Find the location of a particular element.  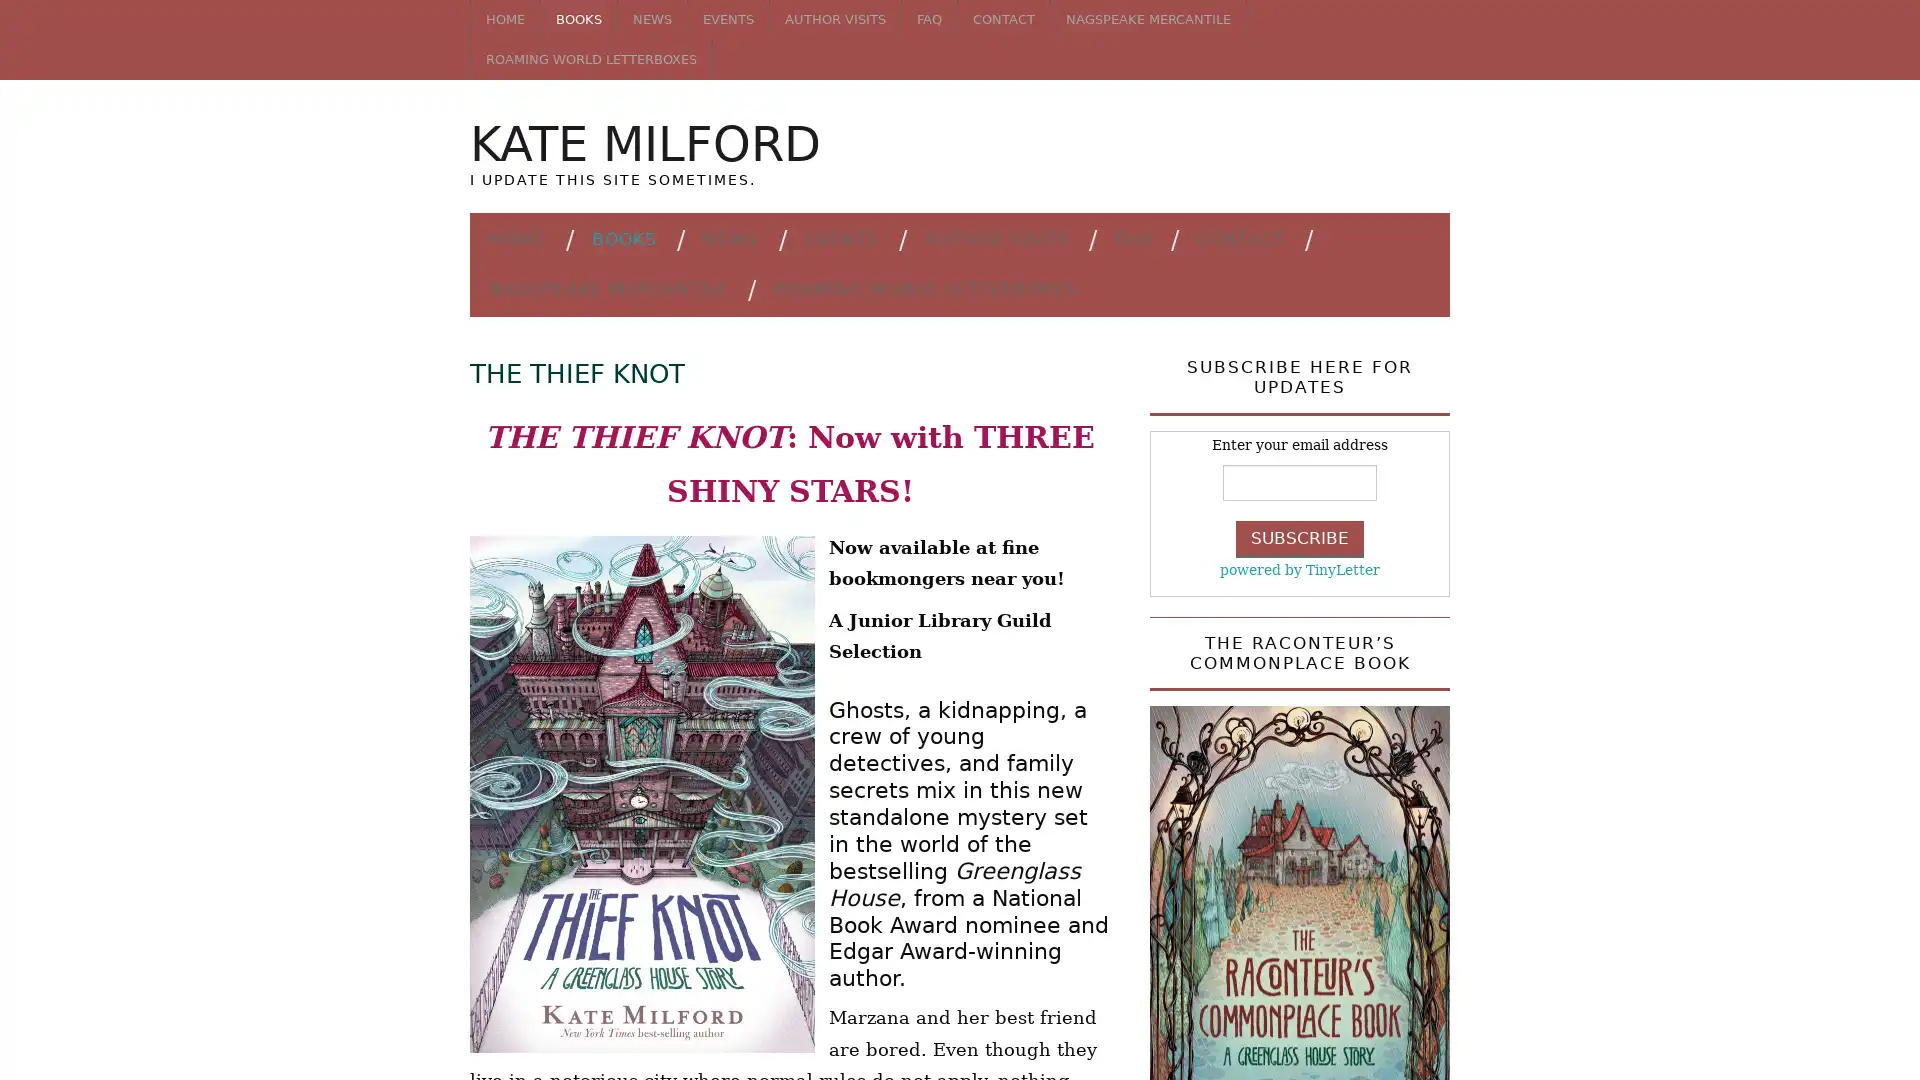

Subscribe is located at coordinates (1300, 537).